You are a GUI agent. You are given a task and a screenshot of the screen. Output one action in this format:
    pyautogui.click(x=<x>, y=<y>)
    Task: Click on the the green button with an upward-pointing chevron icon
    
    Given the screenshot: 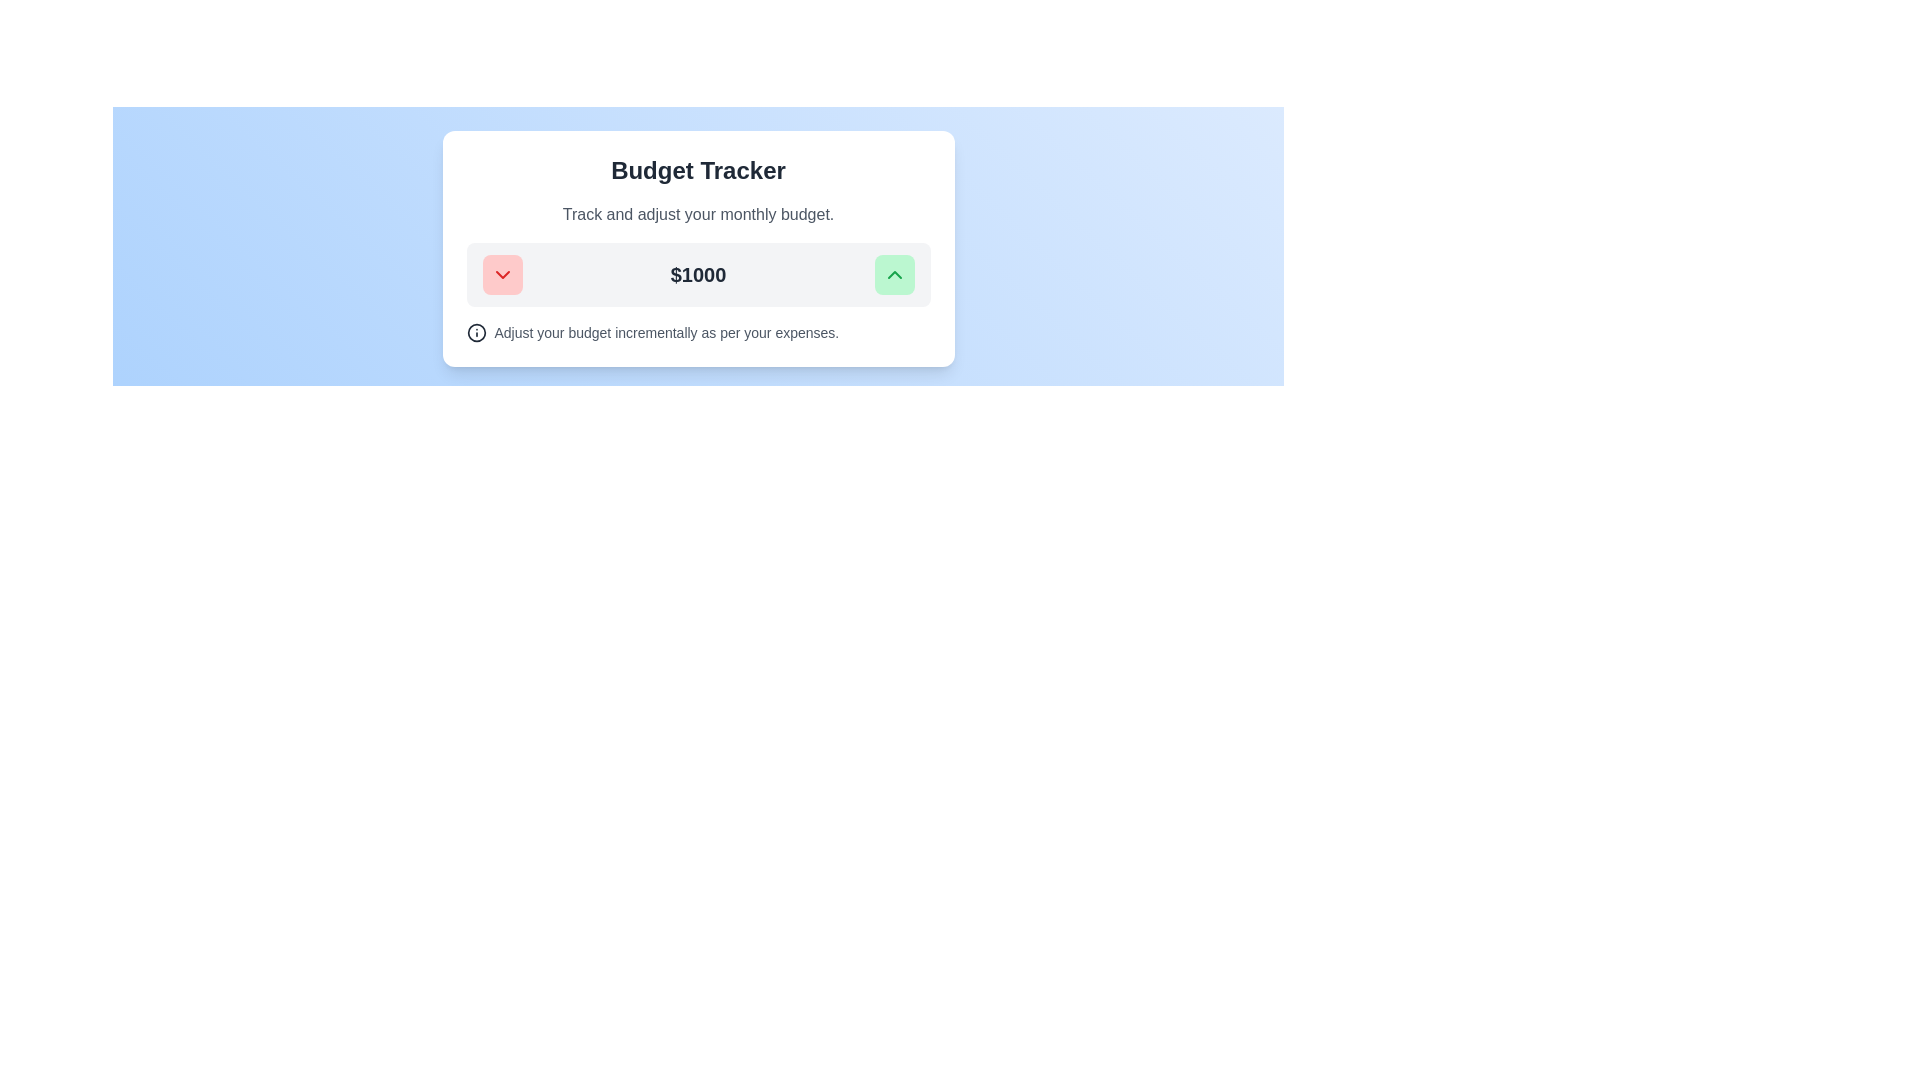 What is the action you would take?
    pyautogui.click(x=893, y=274)
    